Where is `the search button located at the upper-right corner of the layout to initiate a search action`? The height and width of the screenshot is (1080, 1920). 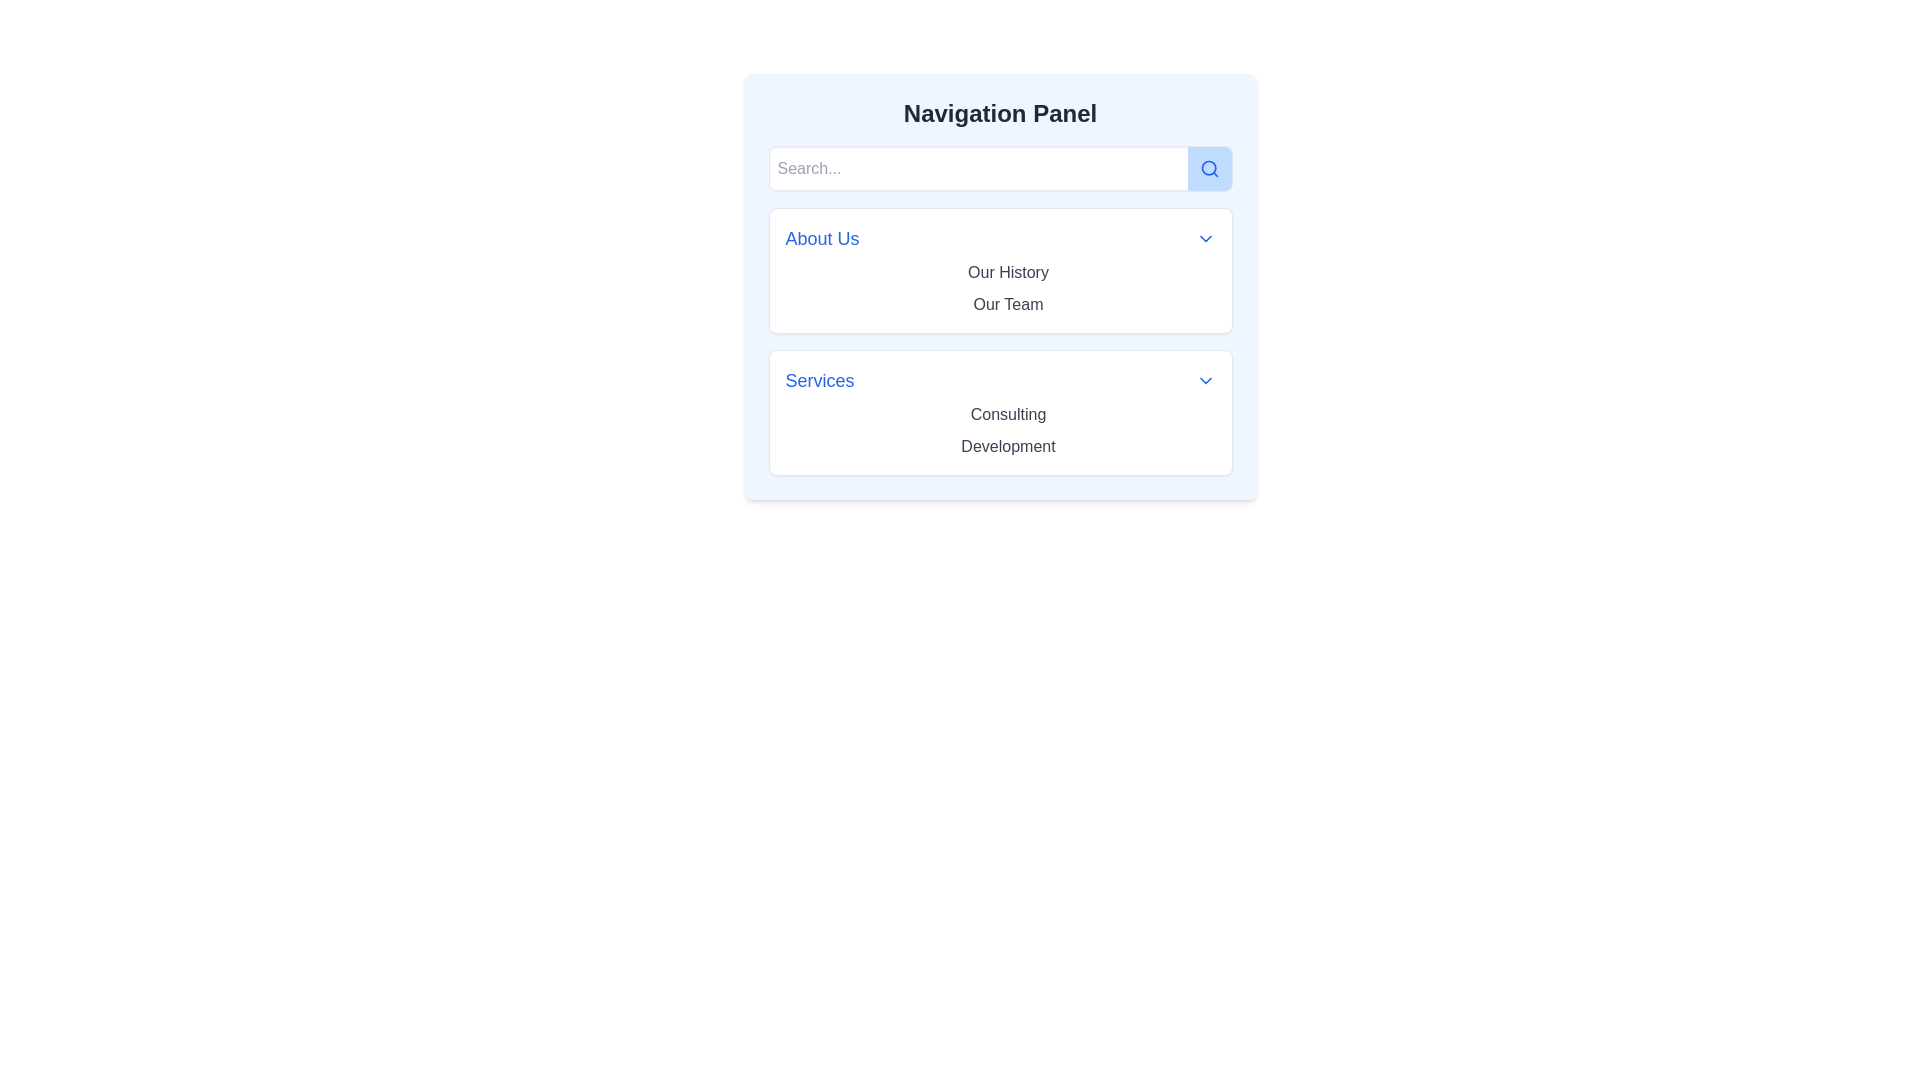 the search button located at the upper-right corner of the layout to initiate a search action is located at coordinates (1208, 168).